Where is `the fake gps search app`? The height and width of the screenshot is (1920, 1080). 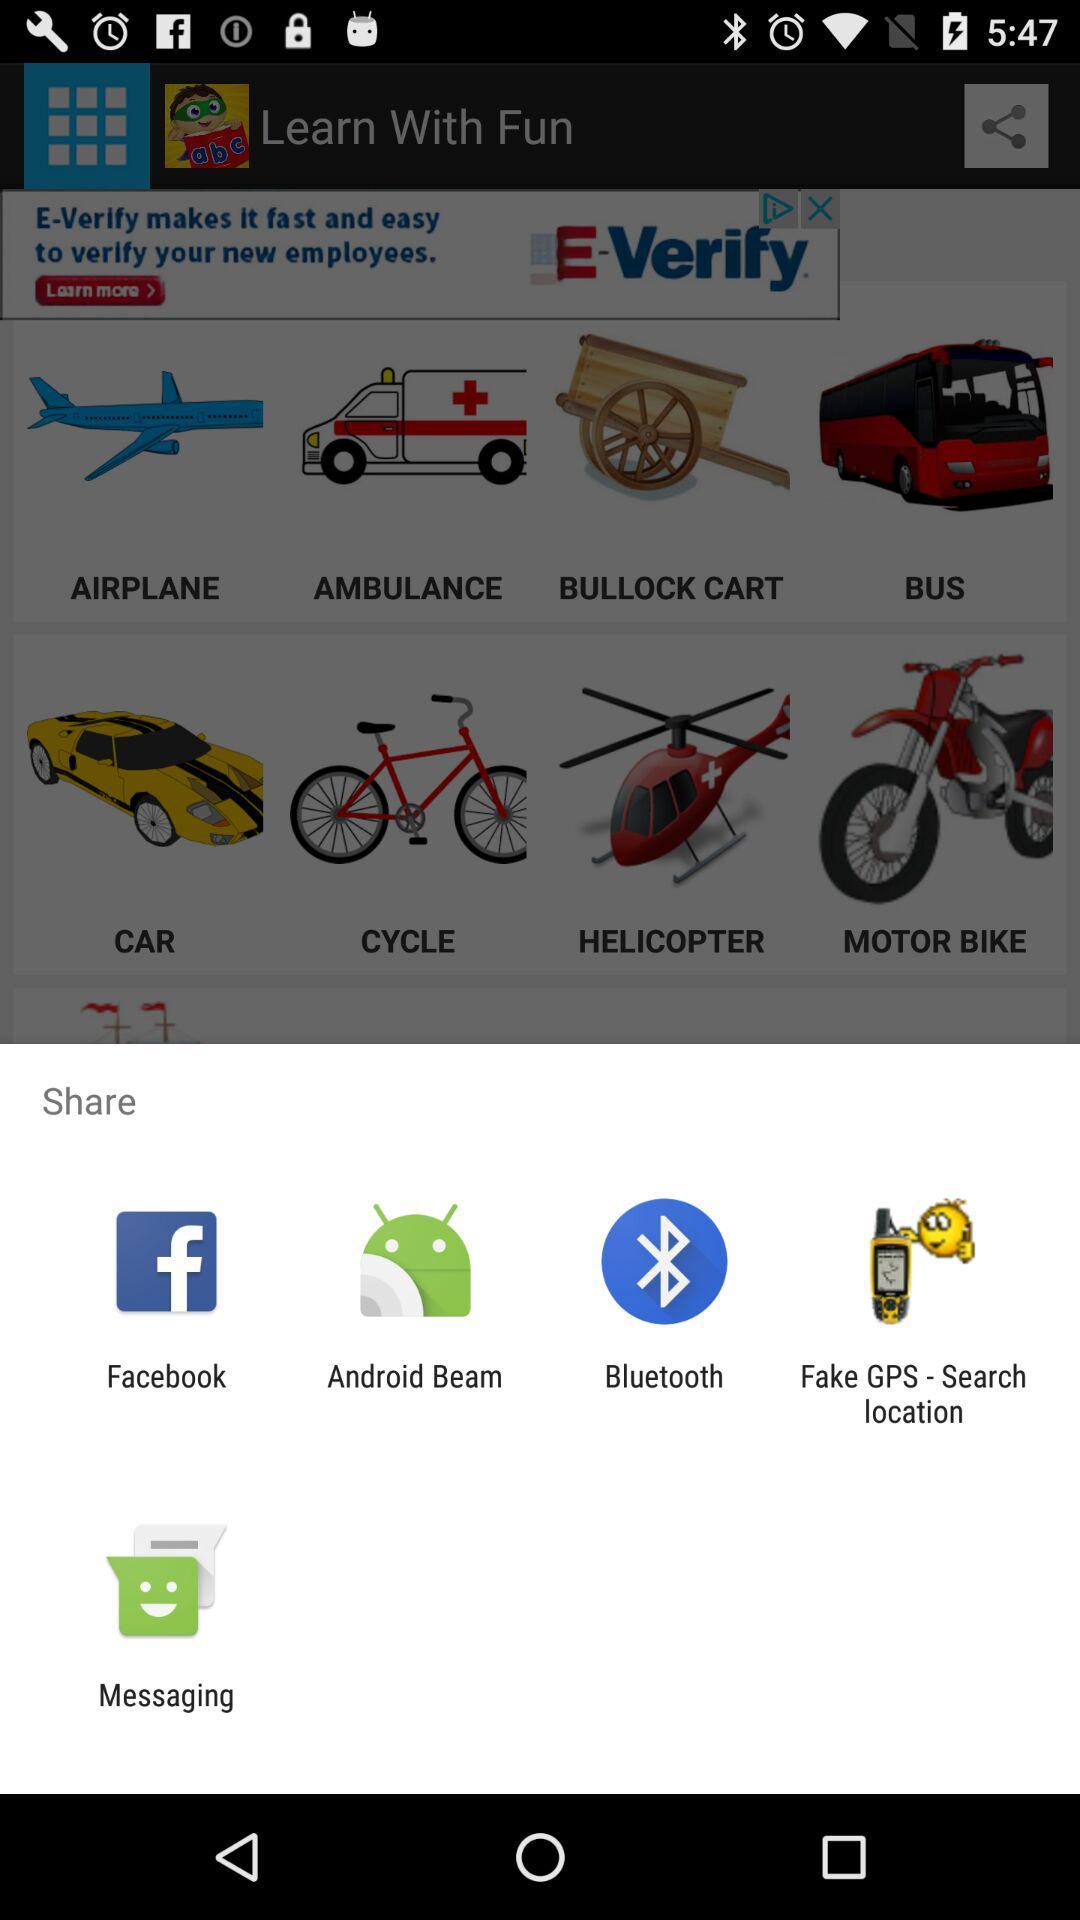 the fake gps search app is located at coordinates (913, 1392).